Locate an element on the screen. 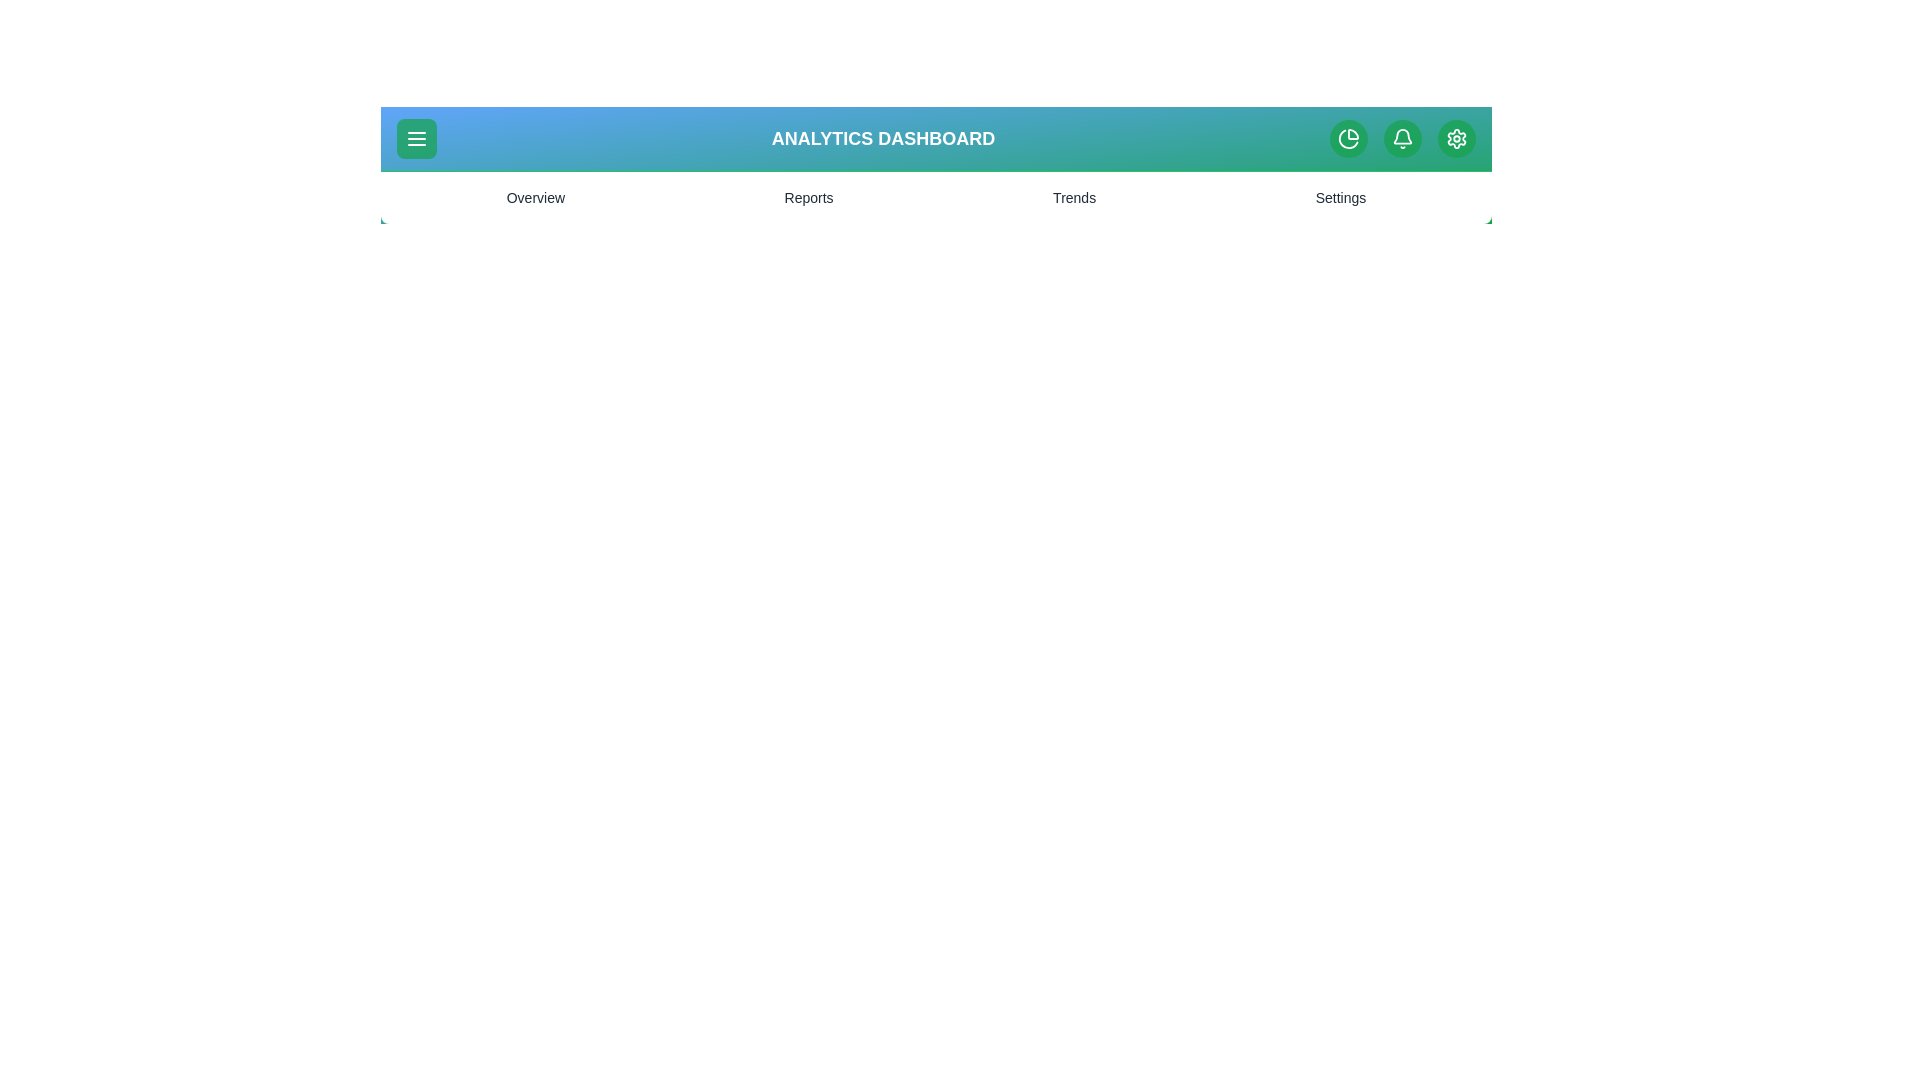 The image size is (1920, 1080). the Trends menu item to navigate to the corresponding section is located at coordinates (1073, 197).